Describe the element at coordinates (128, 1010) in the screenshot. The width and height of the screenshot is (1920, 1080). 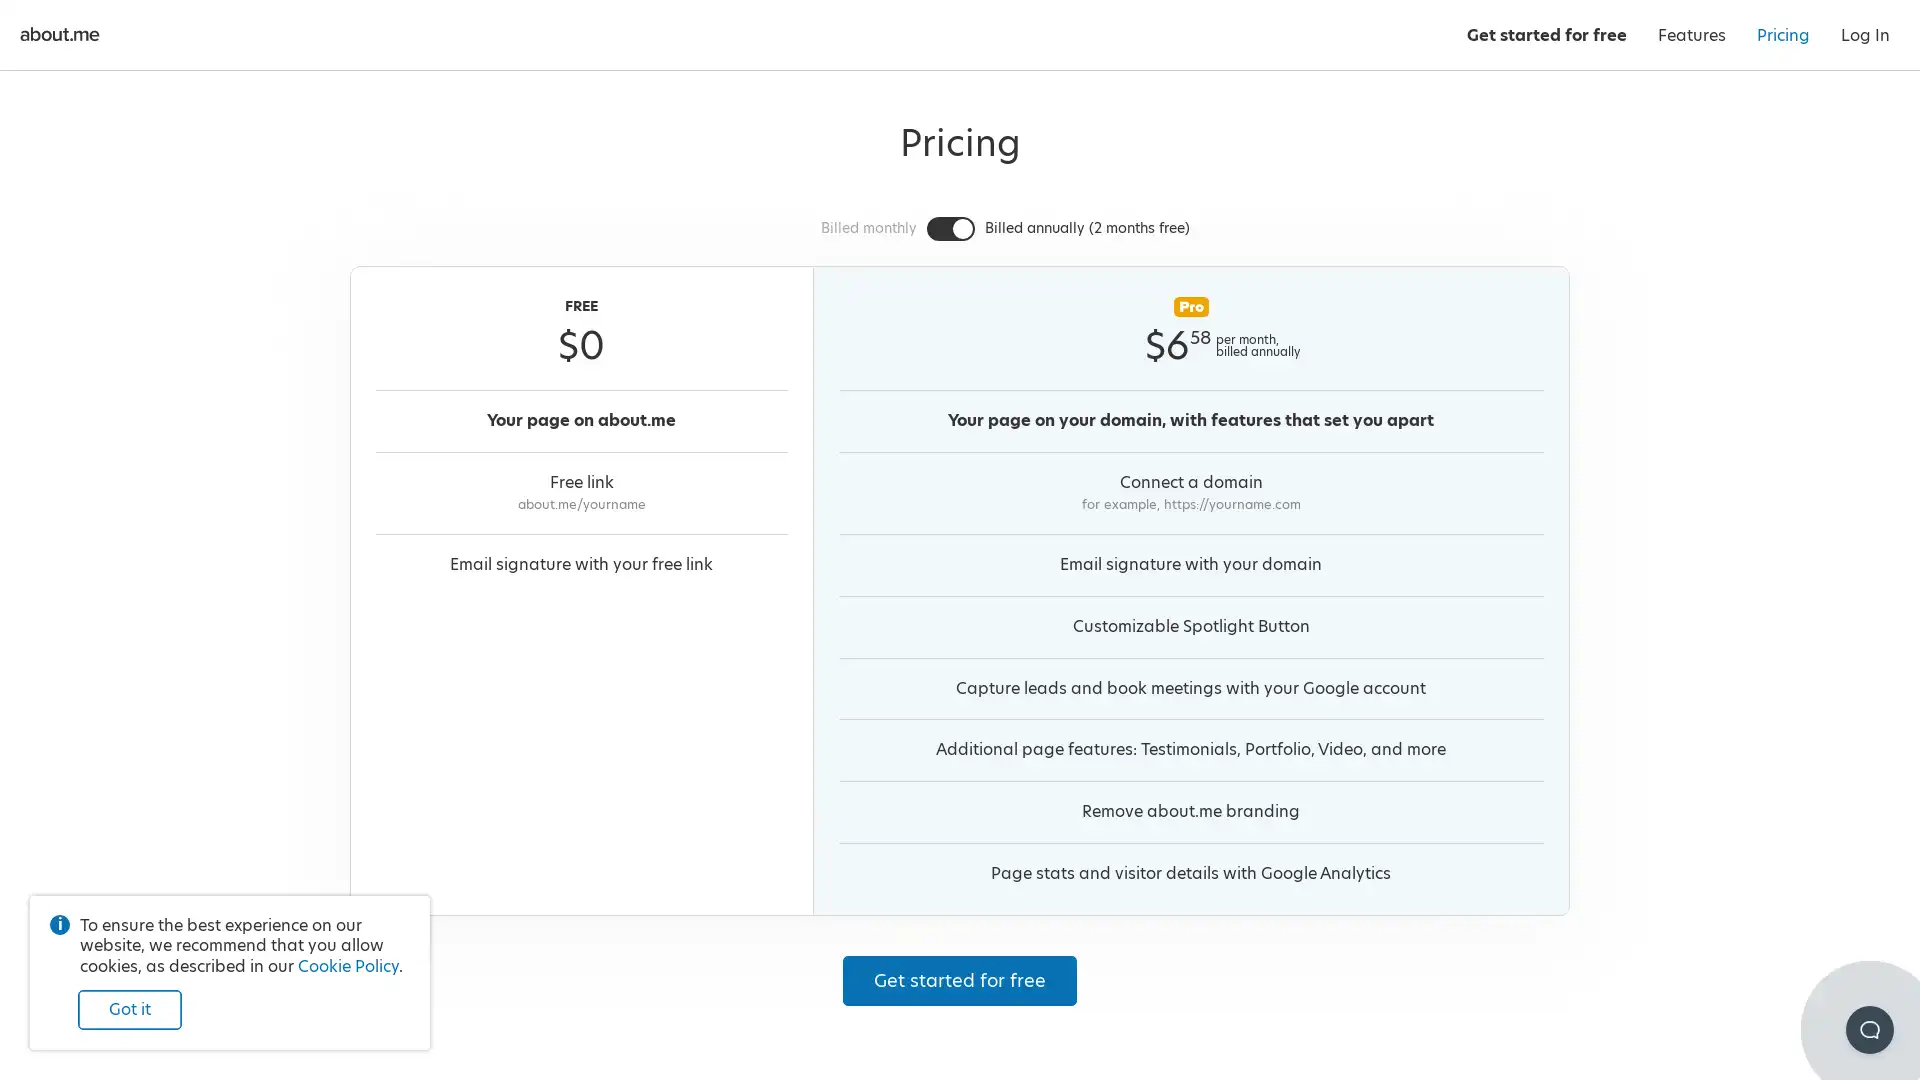
I see `Got it` at that location.